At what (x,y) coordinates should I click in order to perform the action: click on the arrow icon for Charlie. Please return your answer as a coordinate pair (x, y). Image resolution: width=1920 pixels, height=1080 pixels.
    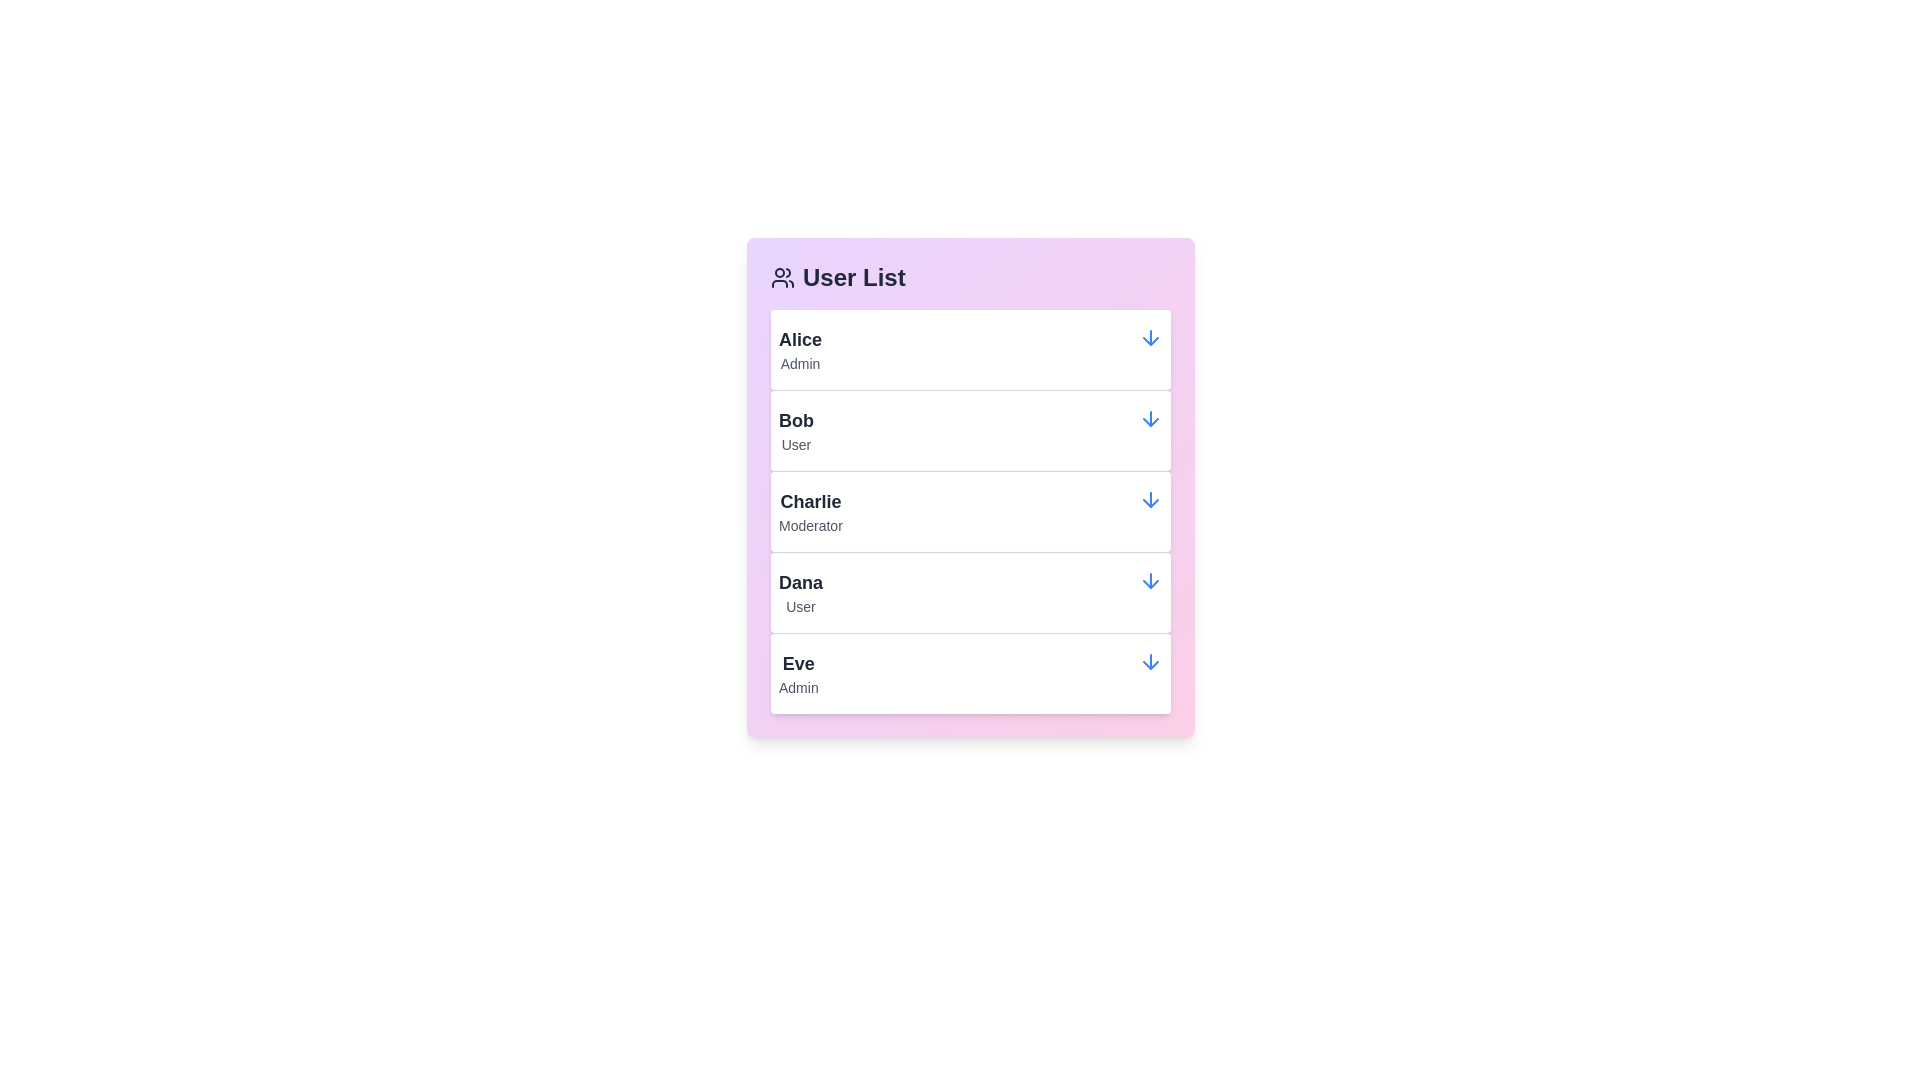
    Looking at the image, I should click on (1151, 499).